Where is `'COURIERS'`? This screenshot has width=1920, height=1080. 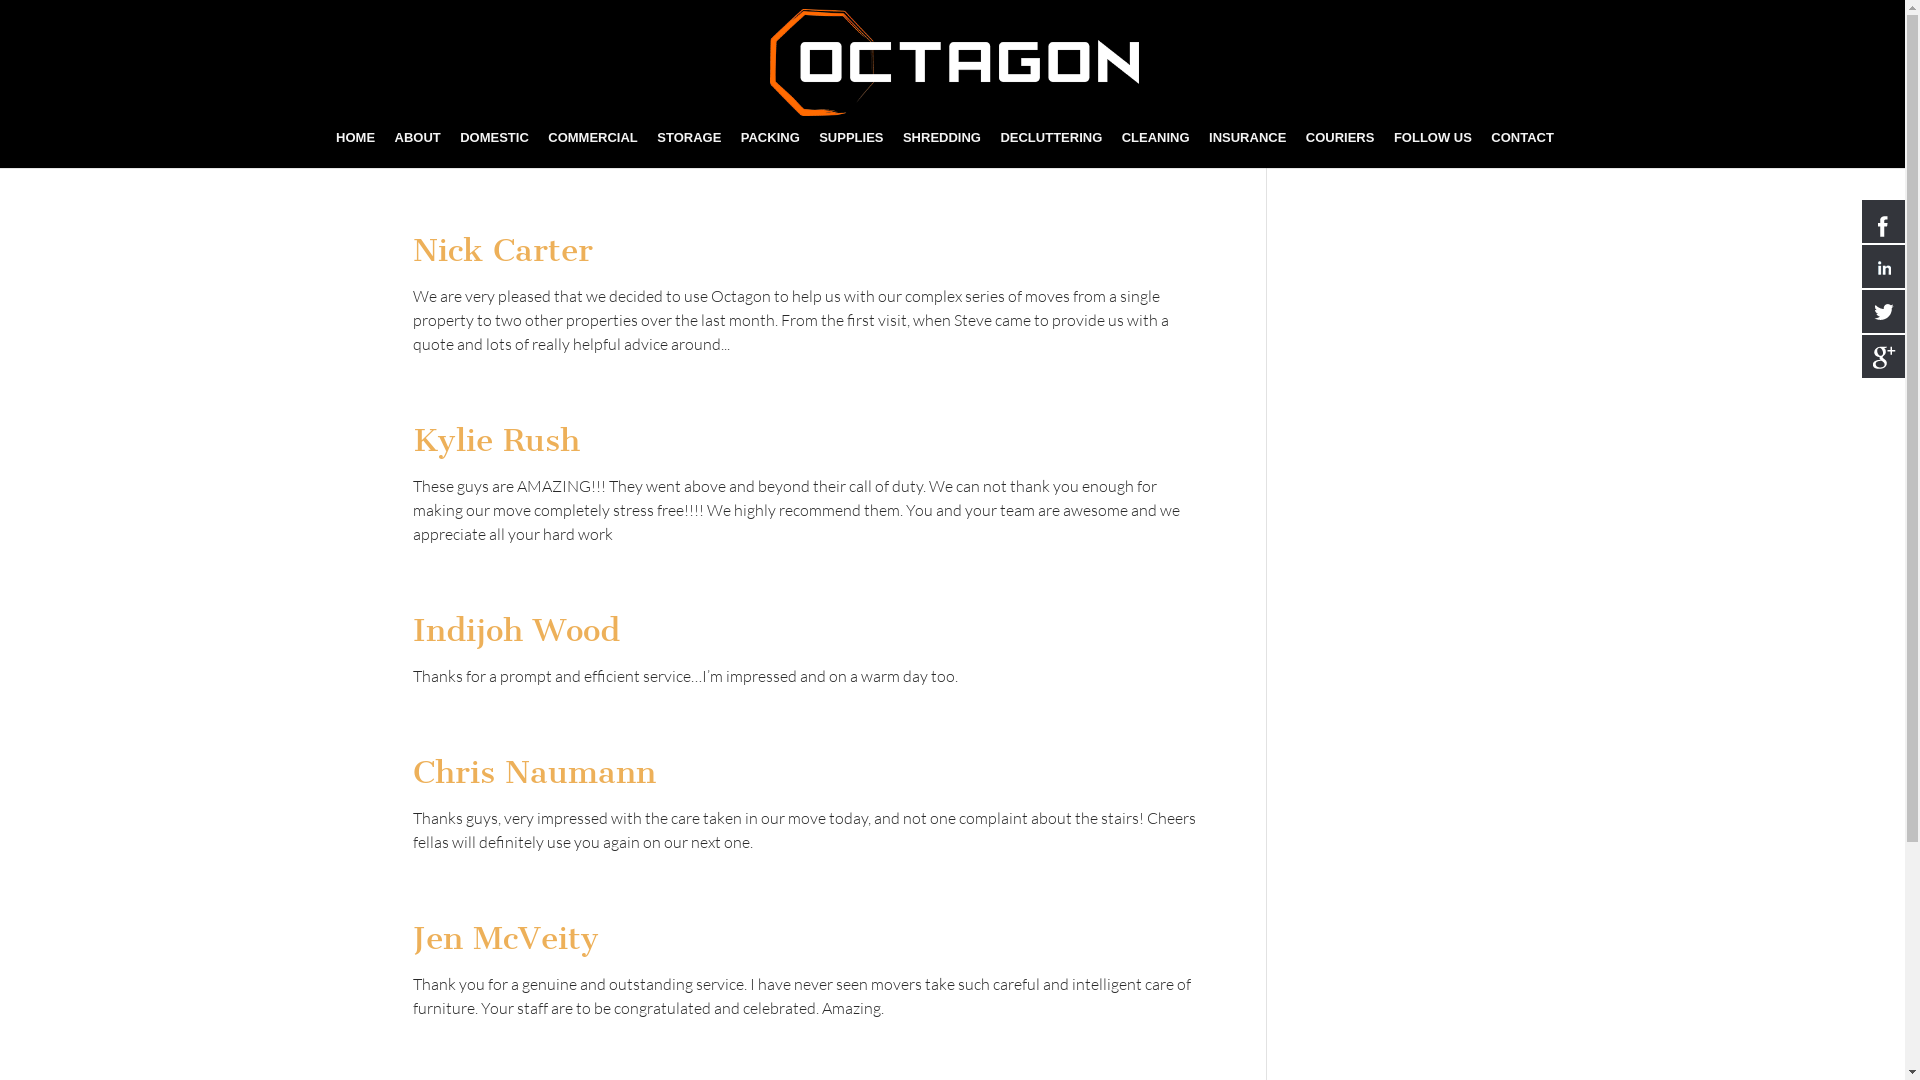
'COURIERS' is located at coordinates (1340, 148).